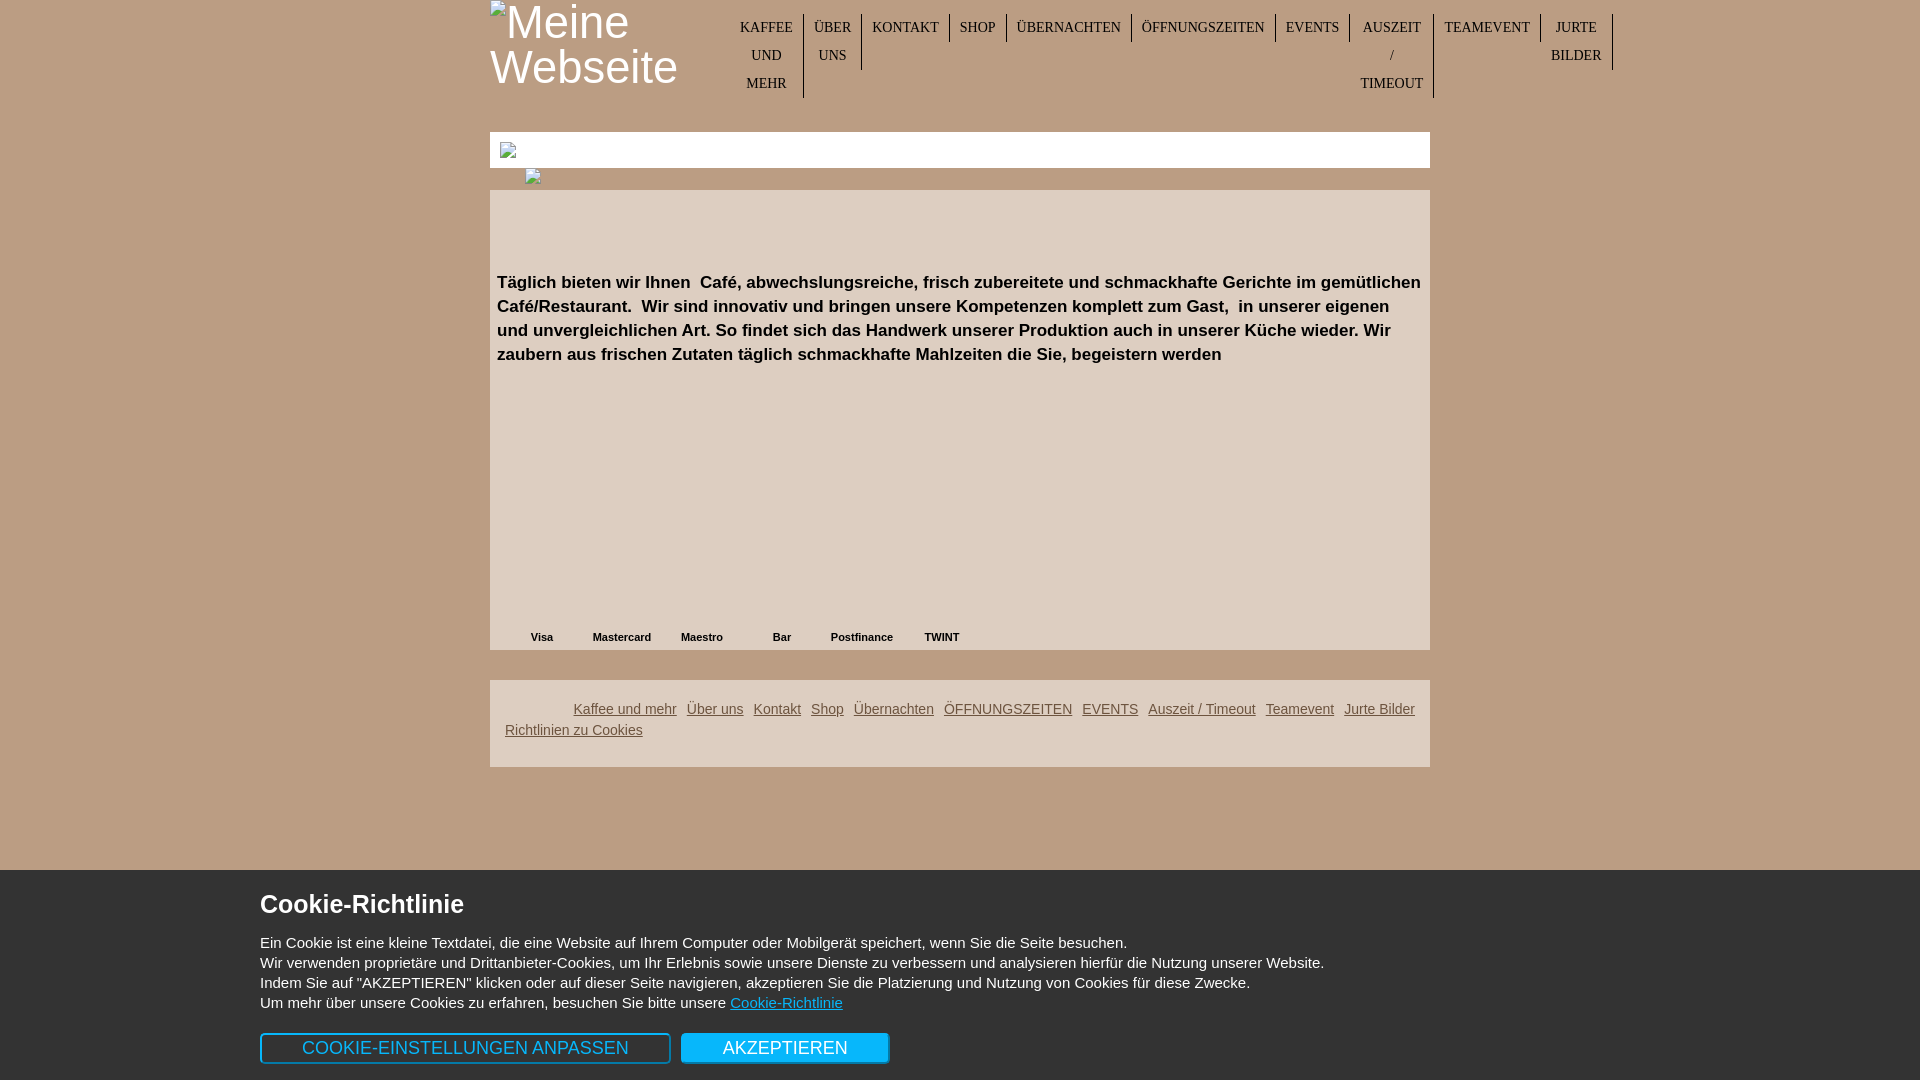 Image resolution: width=1920 pixels, height=1080 pixels. Describe the element at coordinates (1576, 42) in the screenshot. I see `'JURTE BILDER'` at that location.